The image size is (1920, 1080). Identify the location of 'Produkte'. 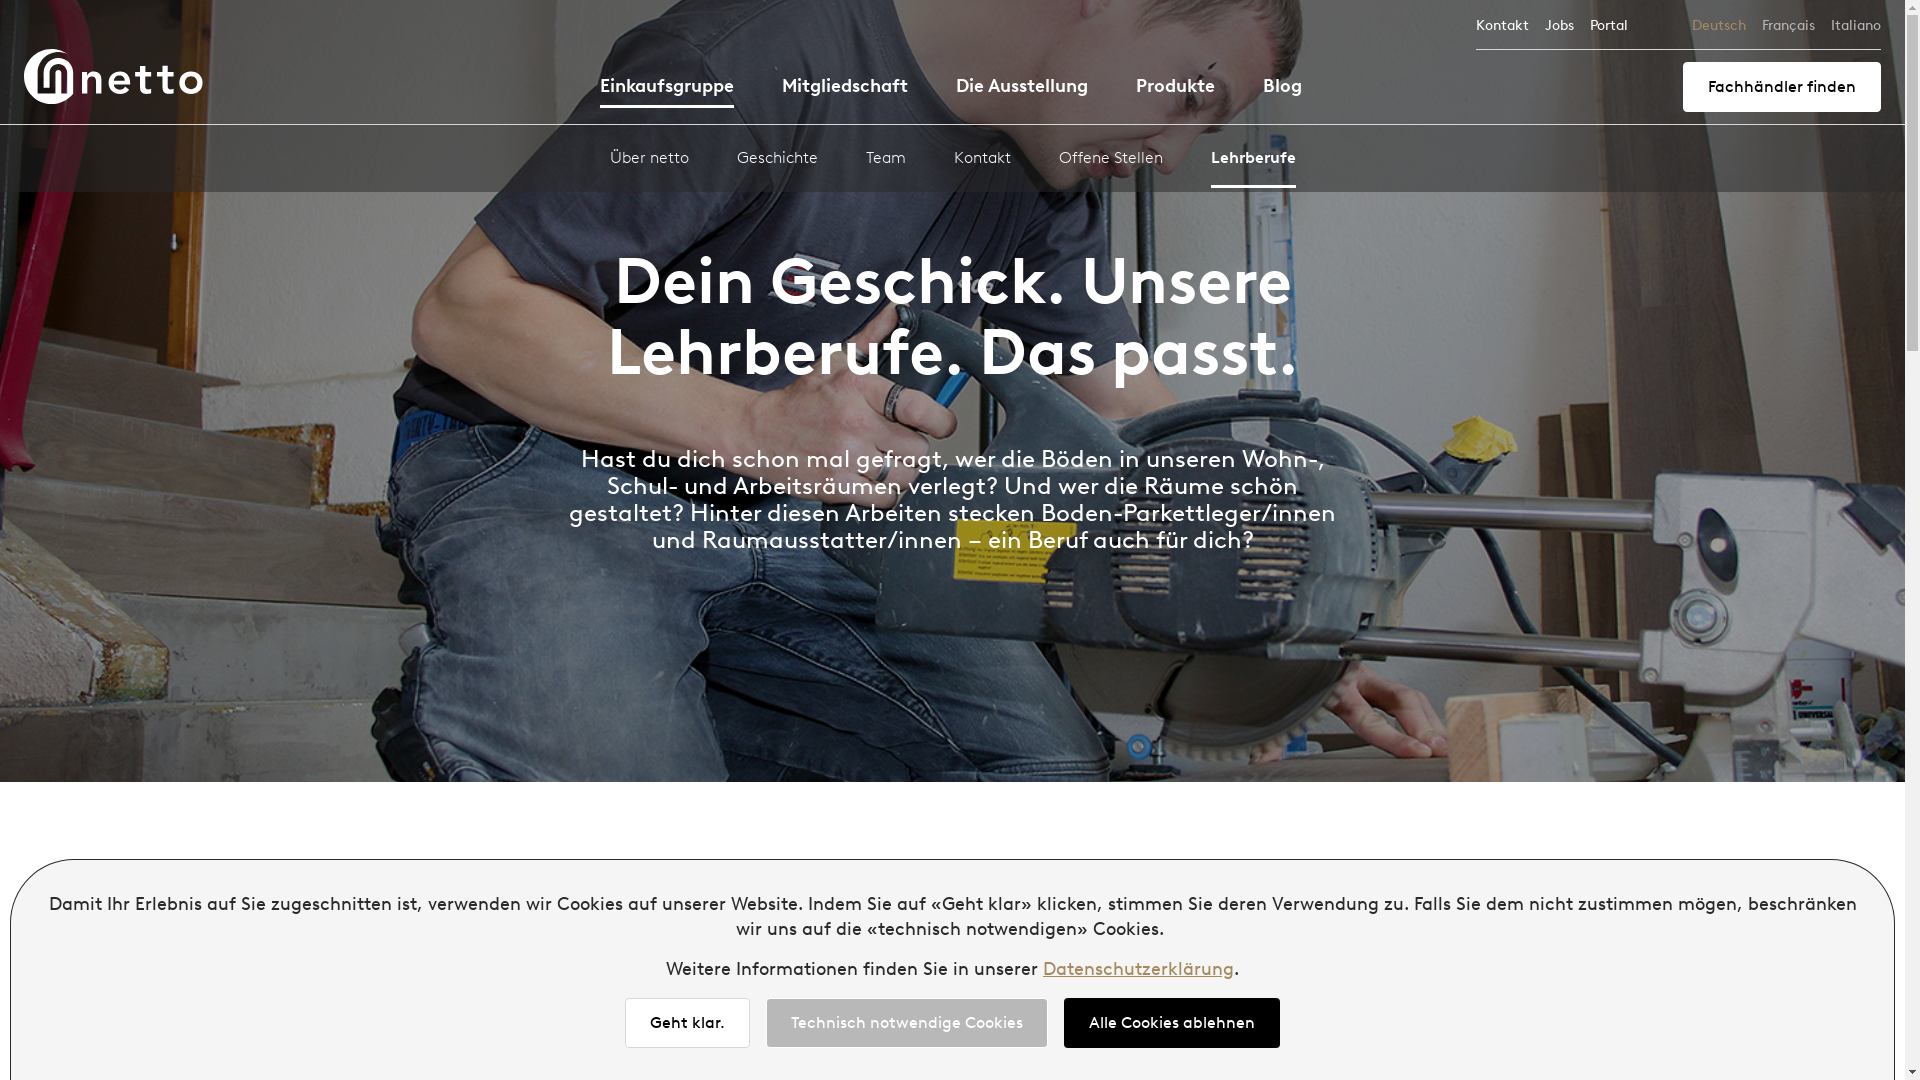
(1136, 88).